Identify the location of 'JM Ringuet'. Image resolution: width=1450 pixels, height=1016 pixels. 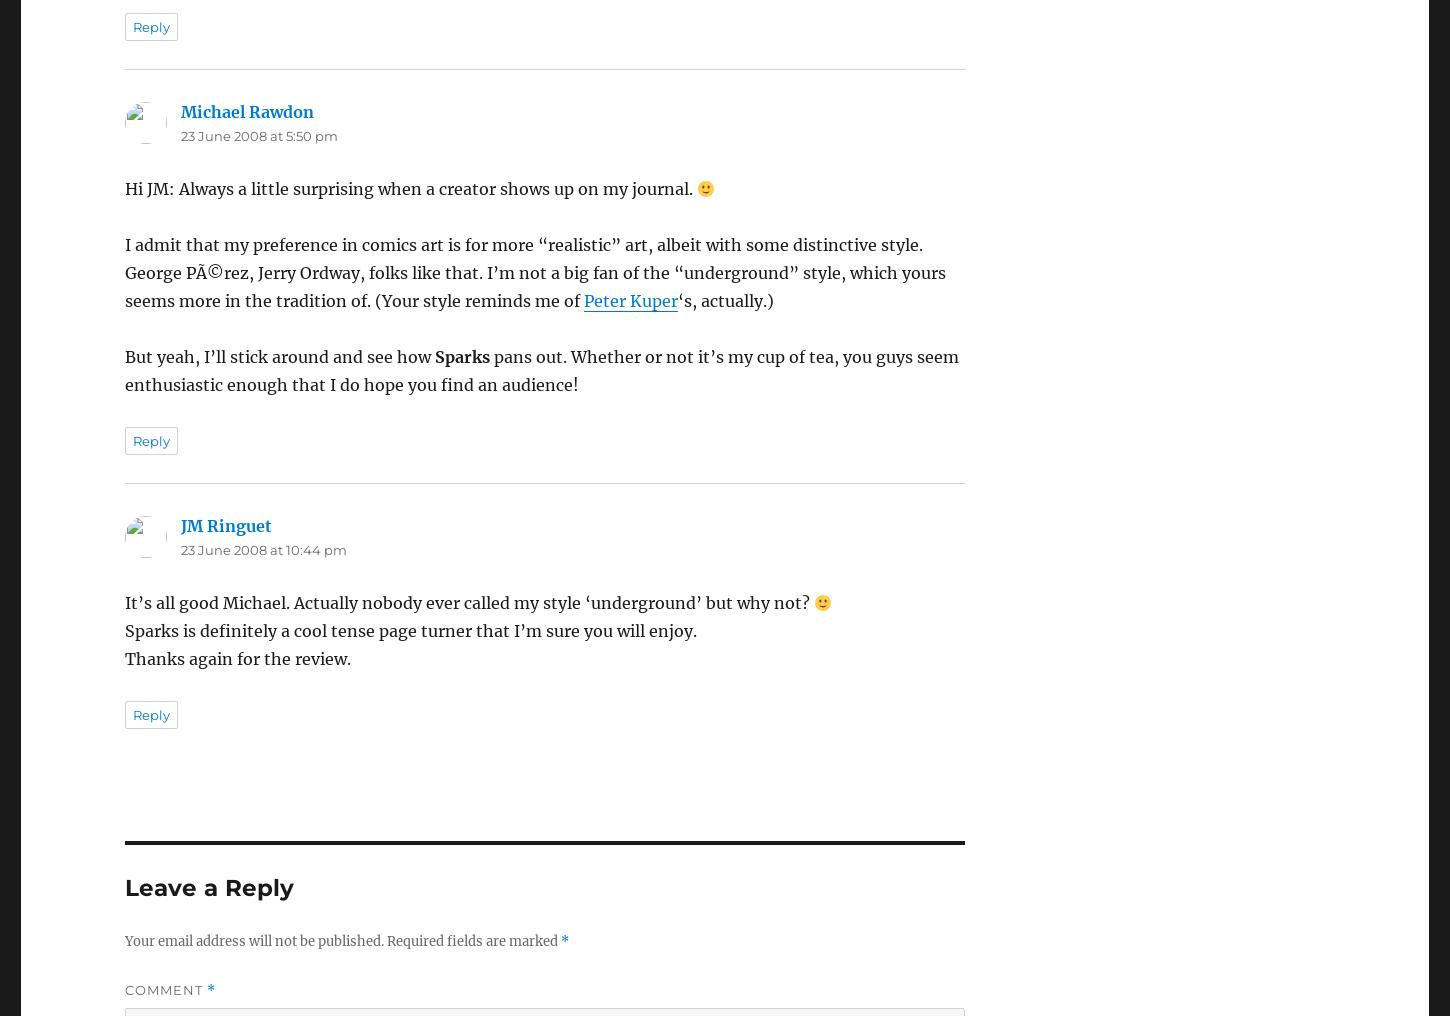
(225, 524).